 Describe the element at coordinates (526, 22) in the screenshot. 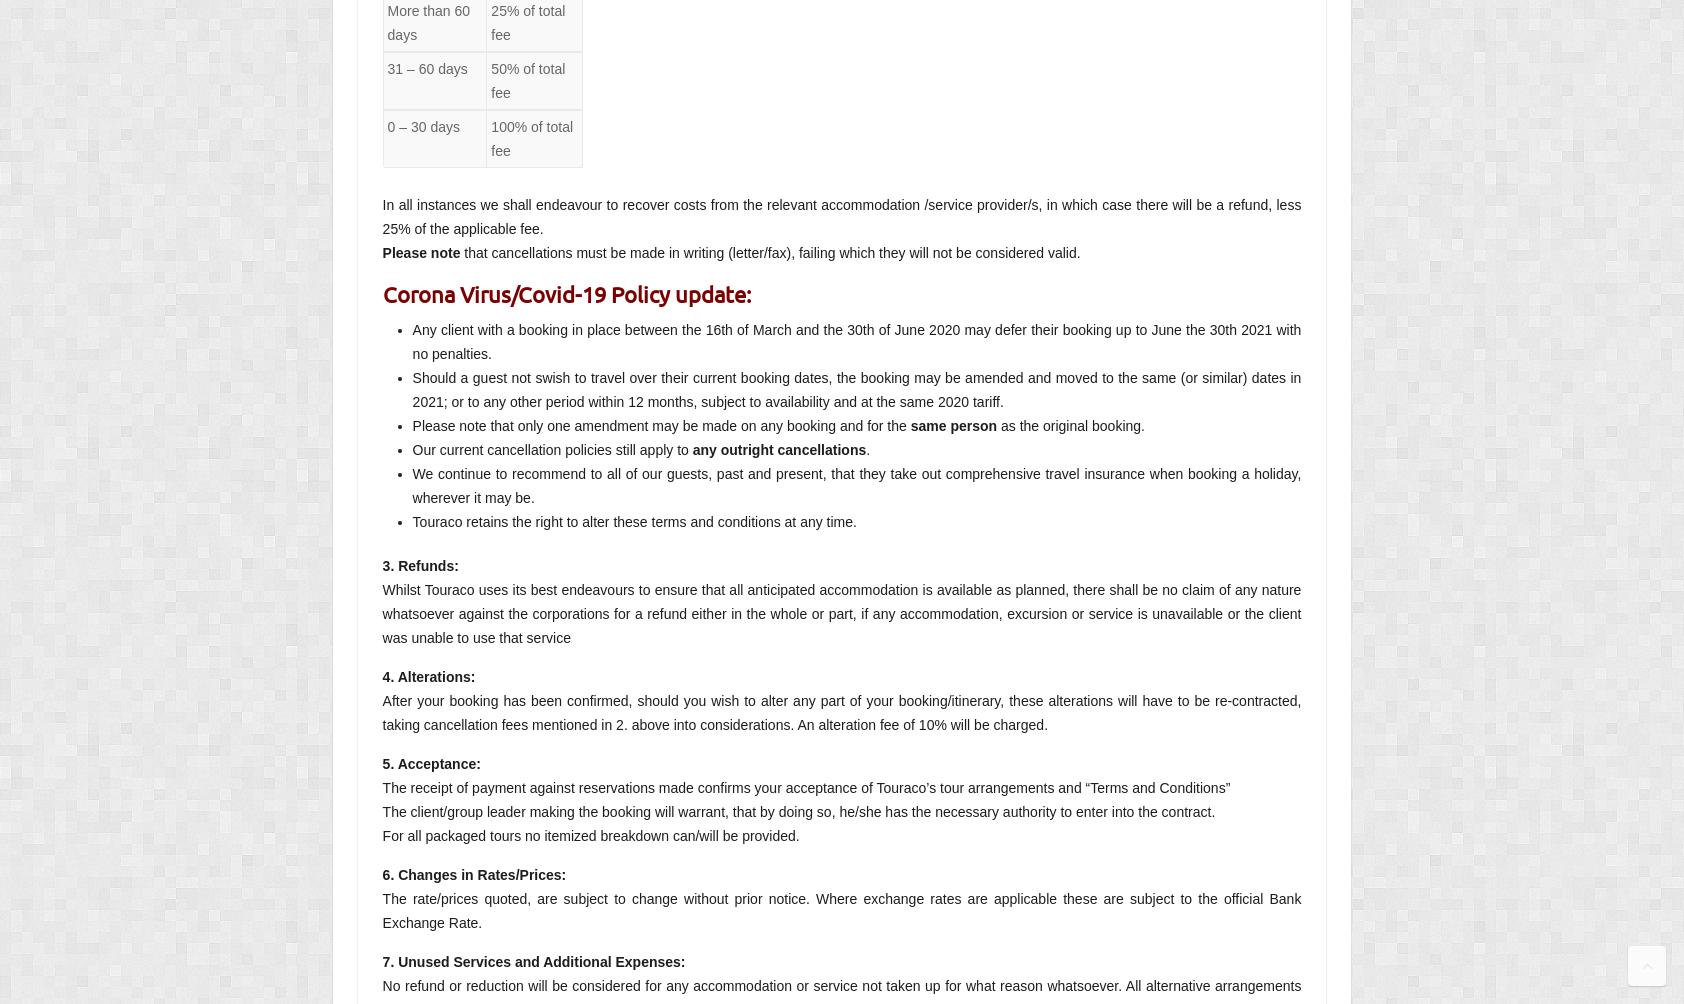

I see `'25% of total fee'` at that location.